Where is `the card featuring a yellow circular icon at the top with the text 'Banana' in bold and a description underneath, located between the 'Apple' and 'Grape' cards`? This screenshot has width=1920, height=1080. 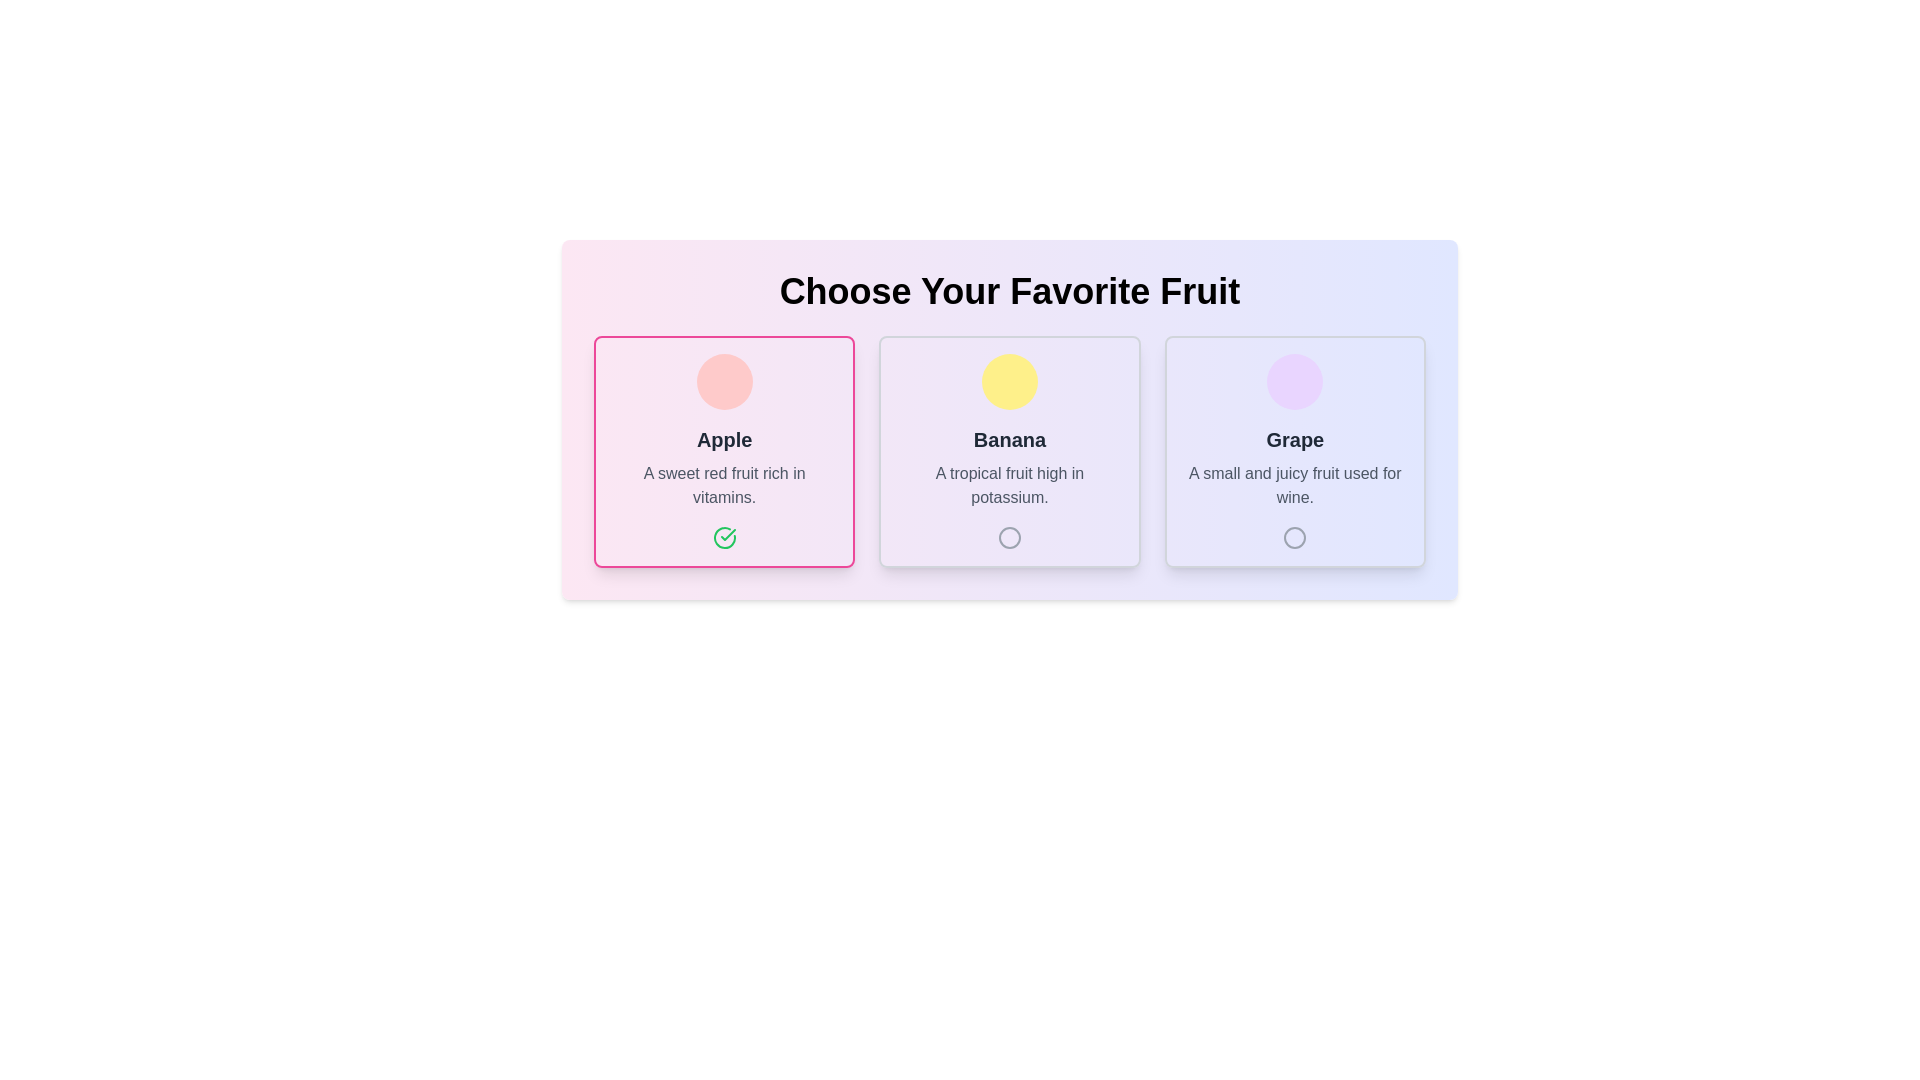 the card featuring a yellow circular icon at the top with the text 'Banana' in bold and a description underneath, located between the 'Apple' and 'Grape' cards is located at coordinates (1009, 451).